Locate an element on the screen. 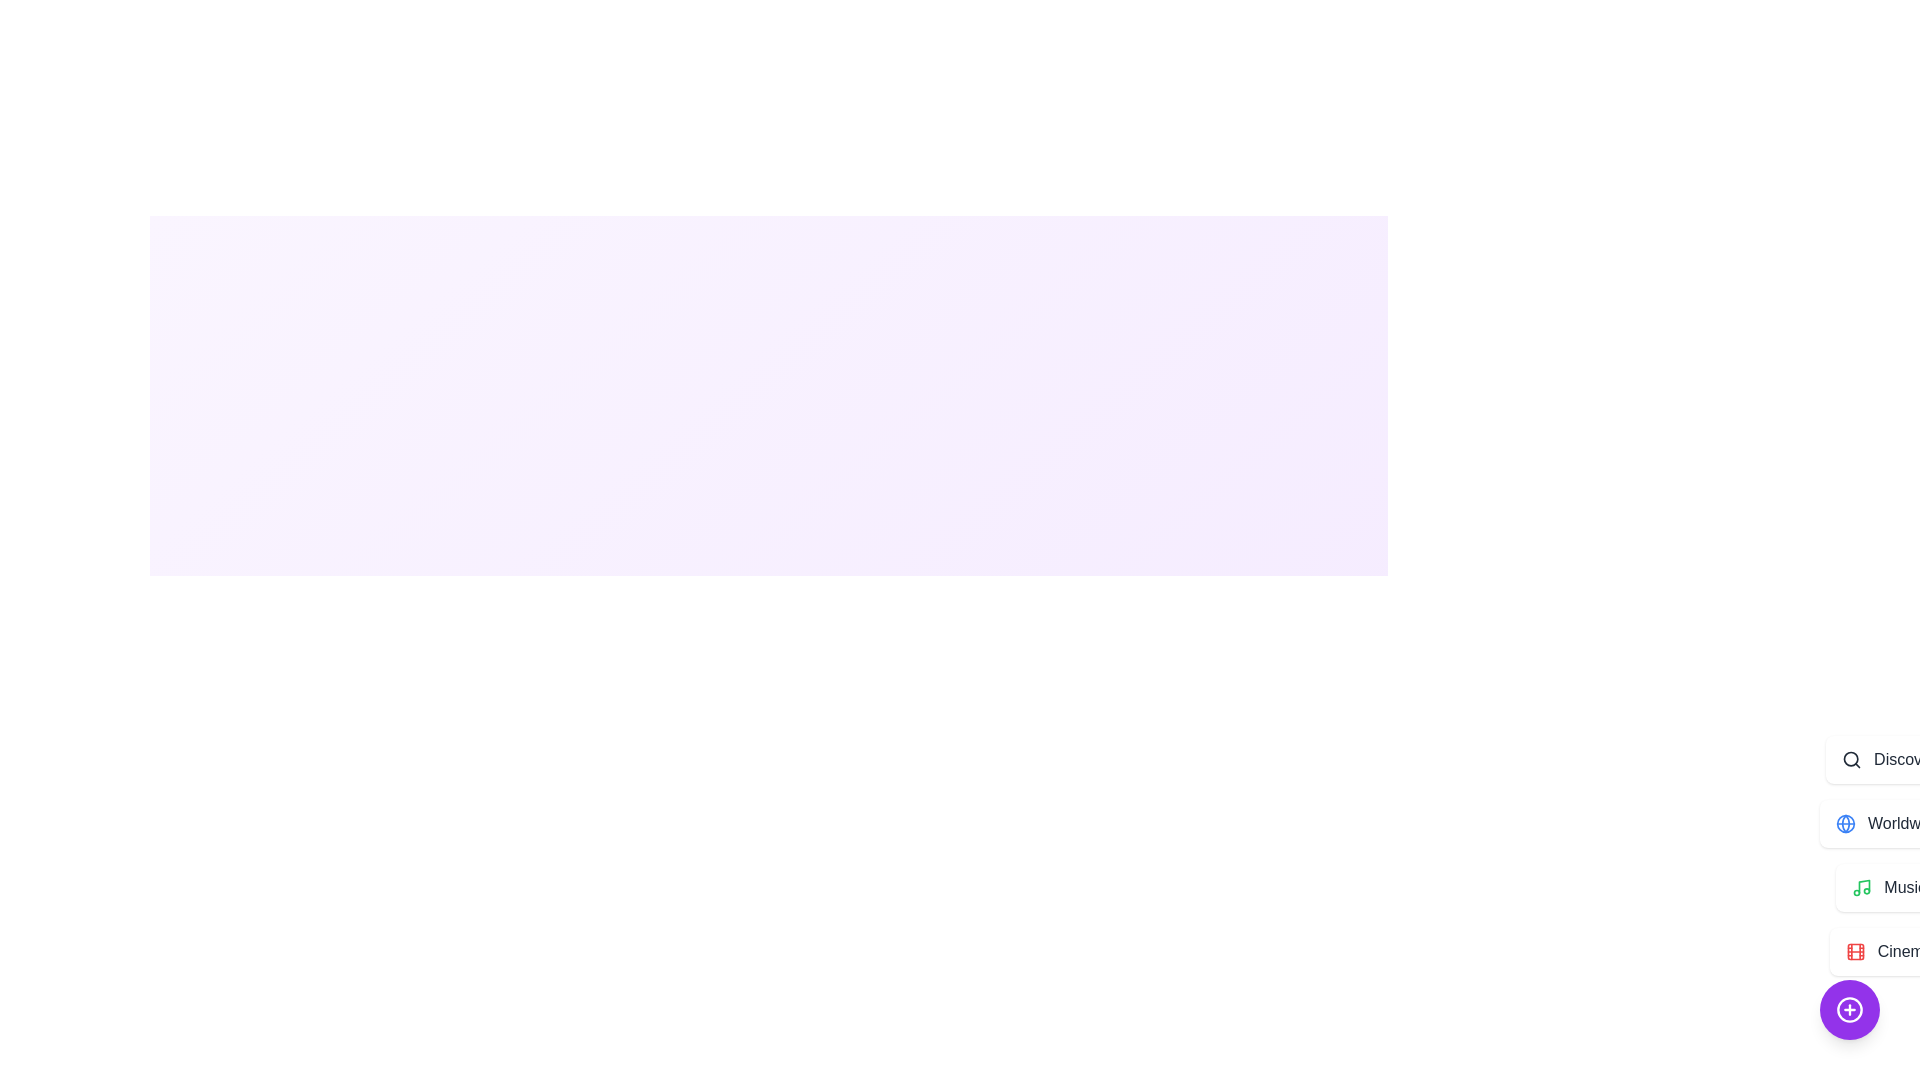 This screenshot has height=1080, width=1920. the 'Cinema' button to select and interact with it is located at coordinates (1888, 951).